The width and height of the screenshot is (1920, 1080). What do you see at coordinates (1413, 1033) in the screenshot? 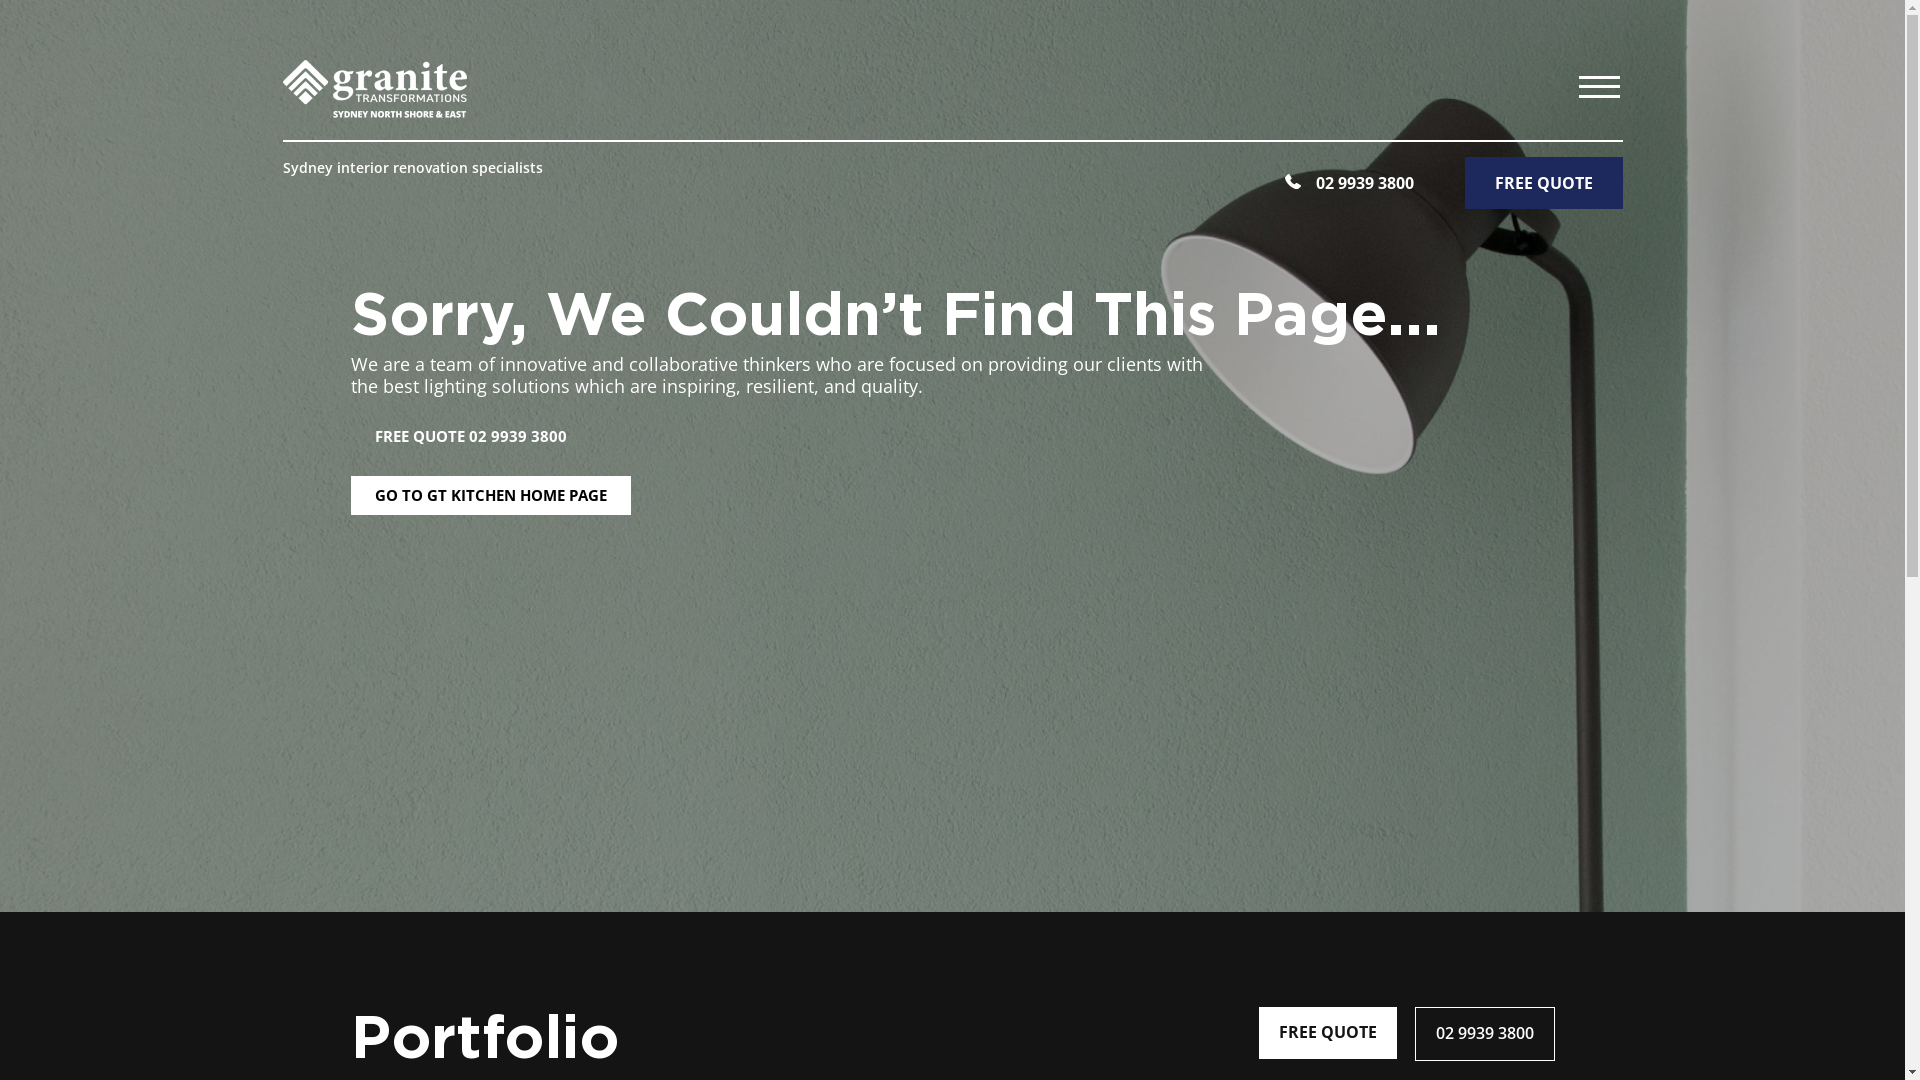
I see `'02 9939 3800'` at bounding box center [1413, 1033].